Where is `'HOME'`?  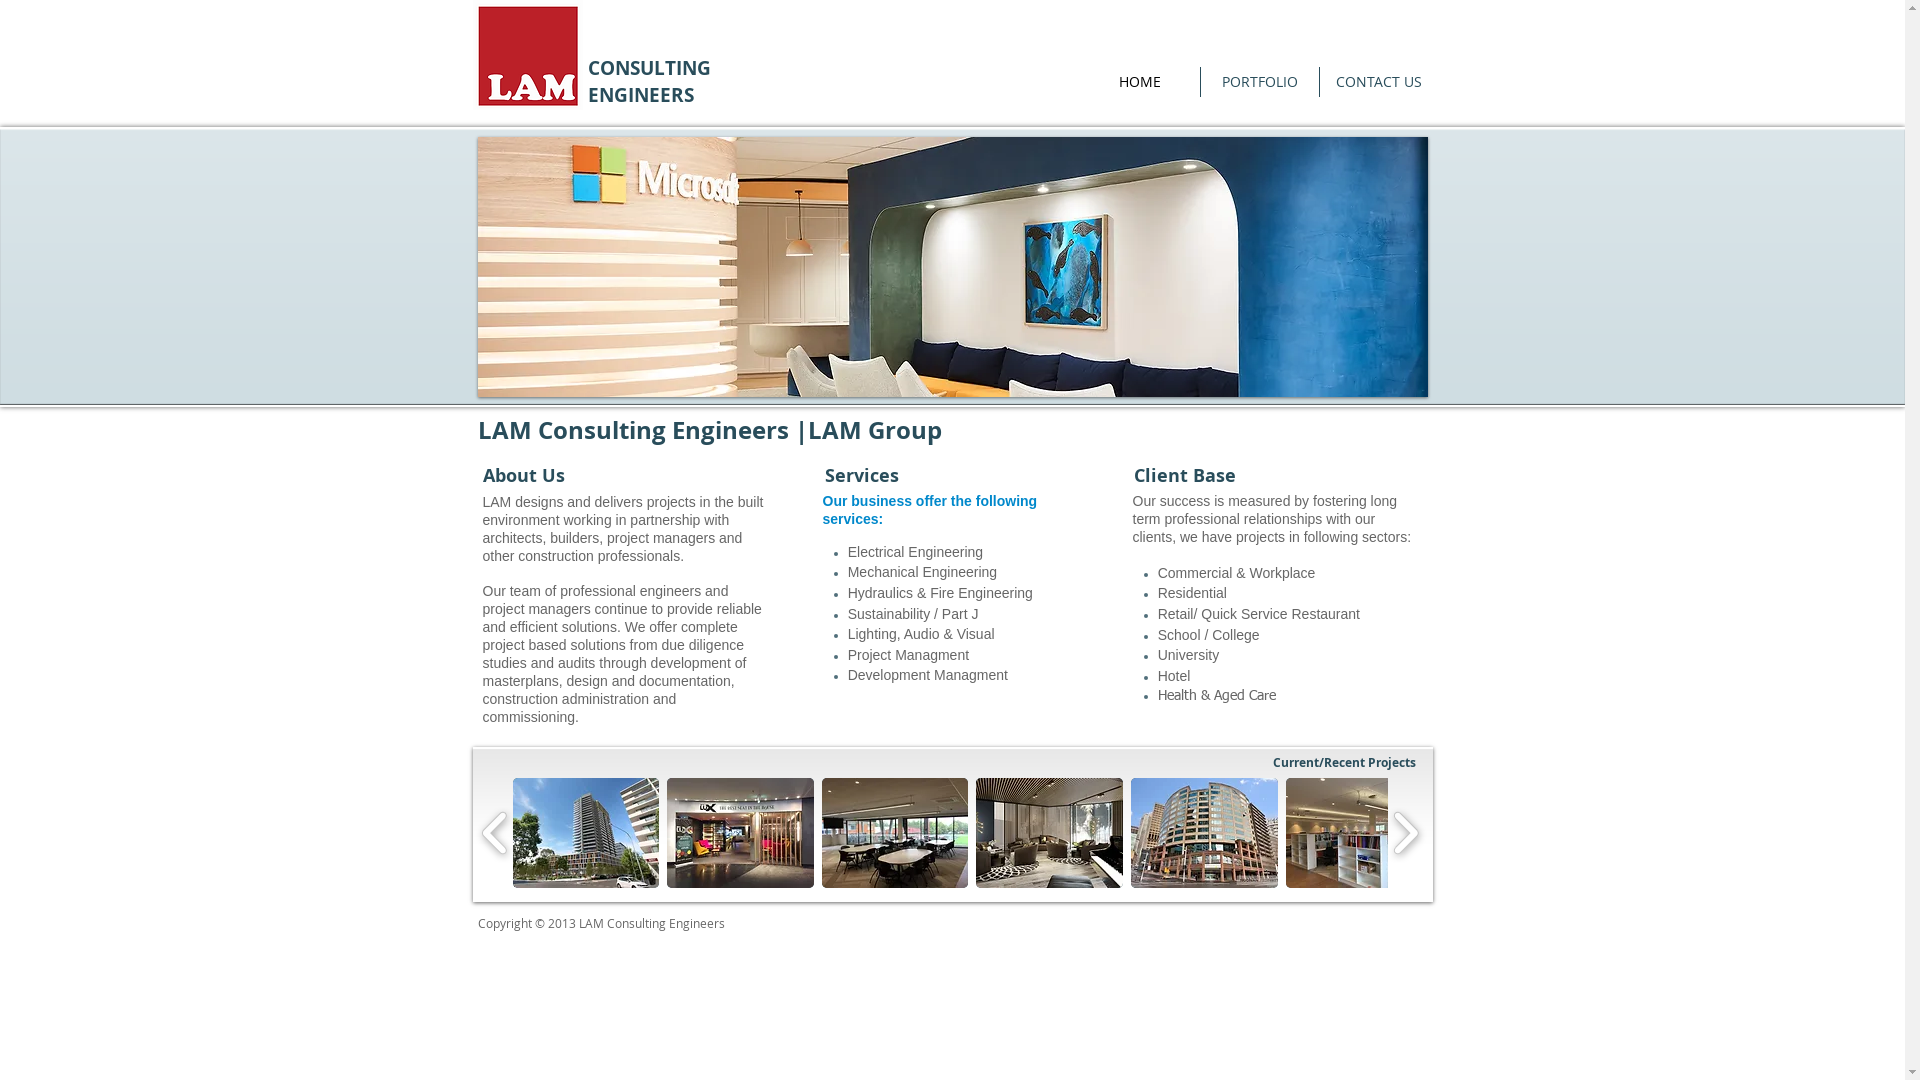
'HOME' is located at coordinates (1139, 80).